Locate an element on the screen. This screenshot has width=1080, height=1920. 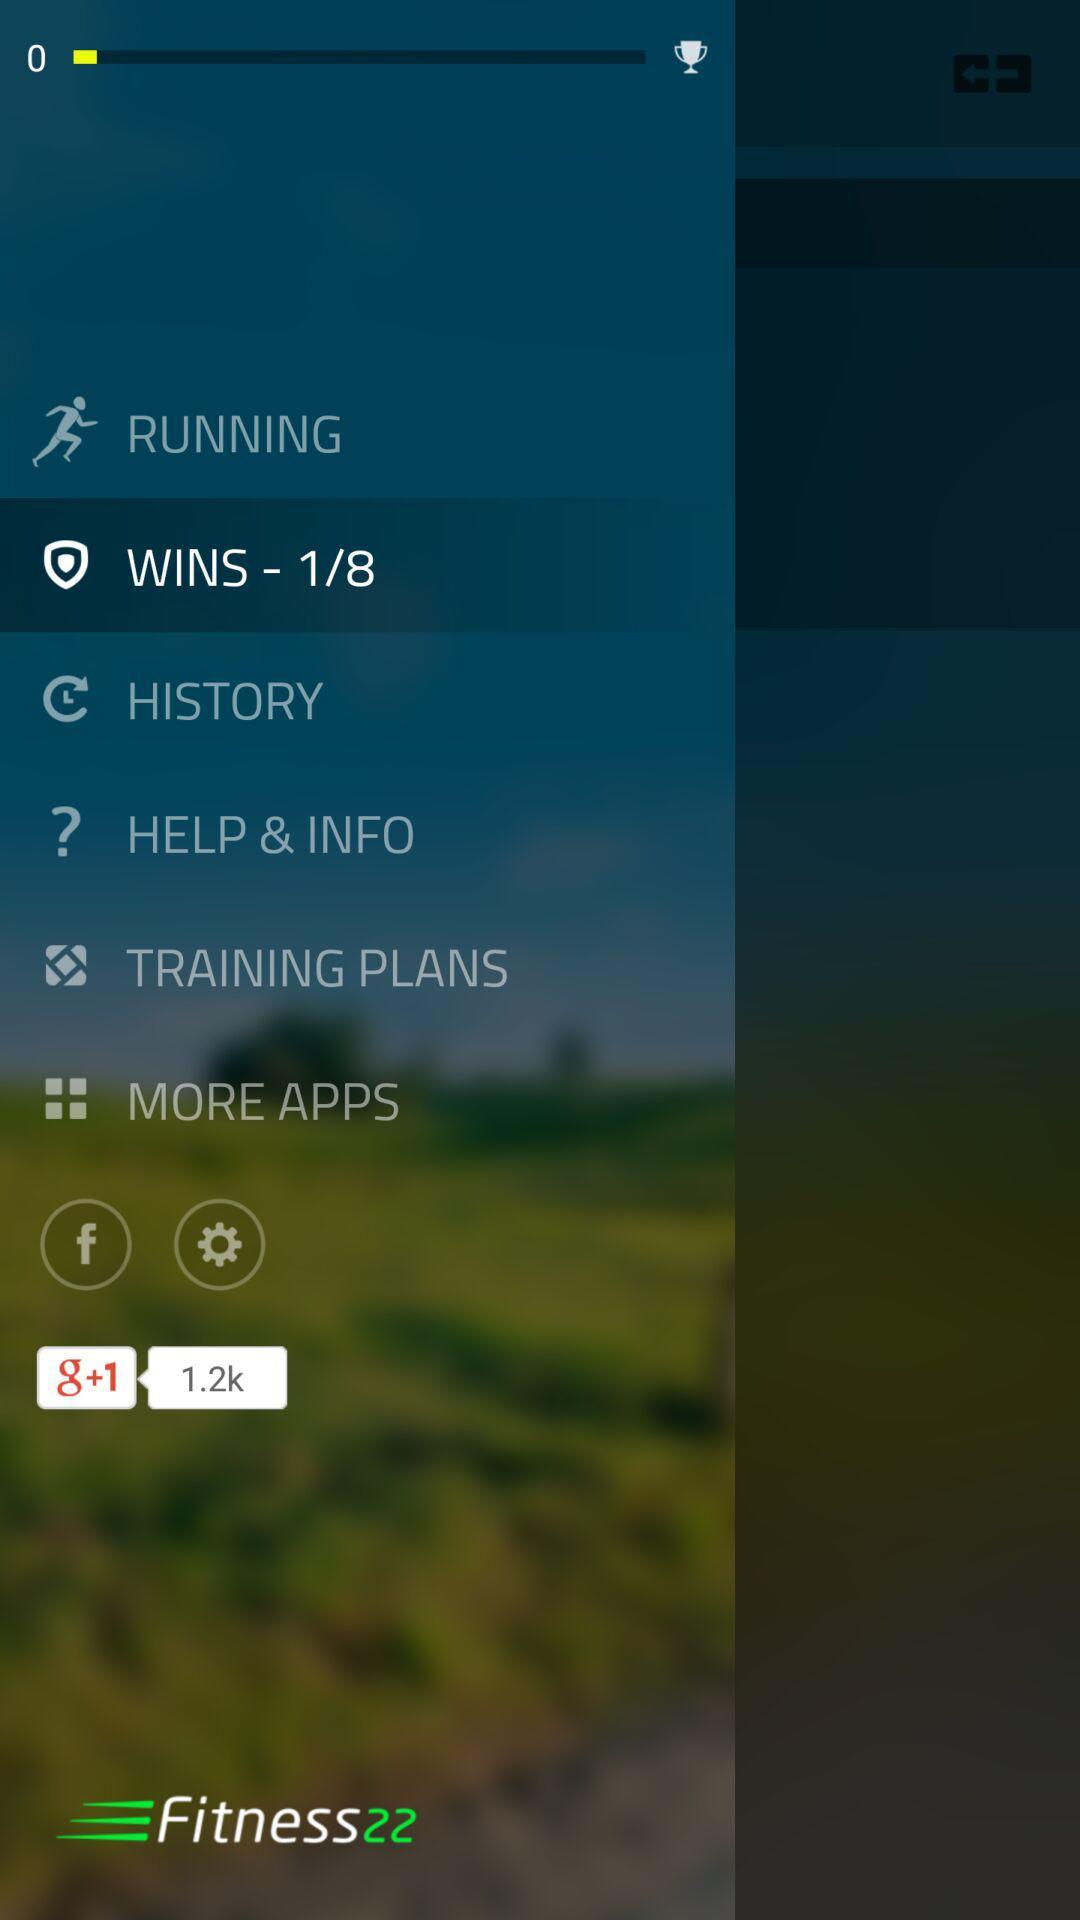
logo at bottom left corner is located at coordinates (235, 1819).